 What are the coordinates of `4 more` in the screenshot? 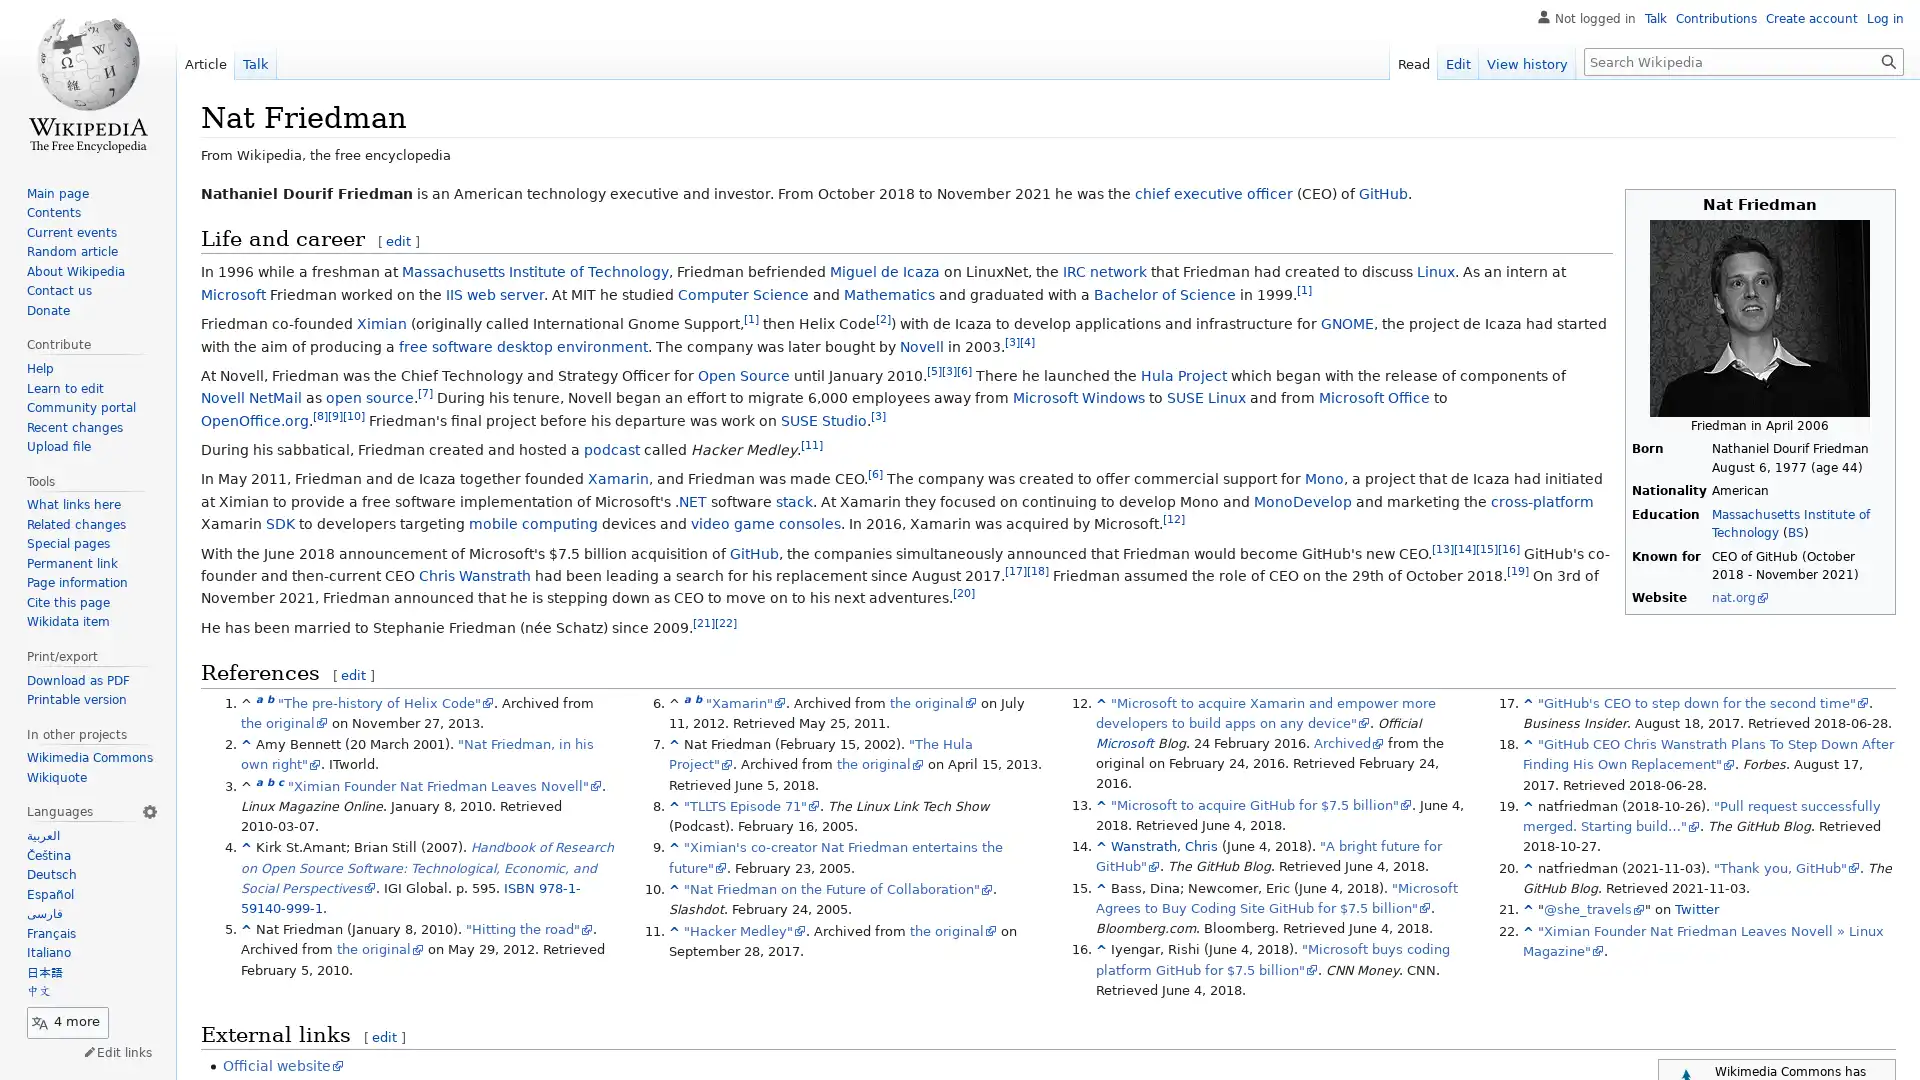 It's located at (67, 1022).